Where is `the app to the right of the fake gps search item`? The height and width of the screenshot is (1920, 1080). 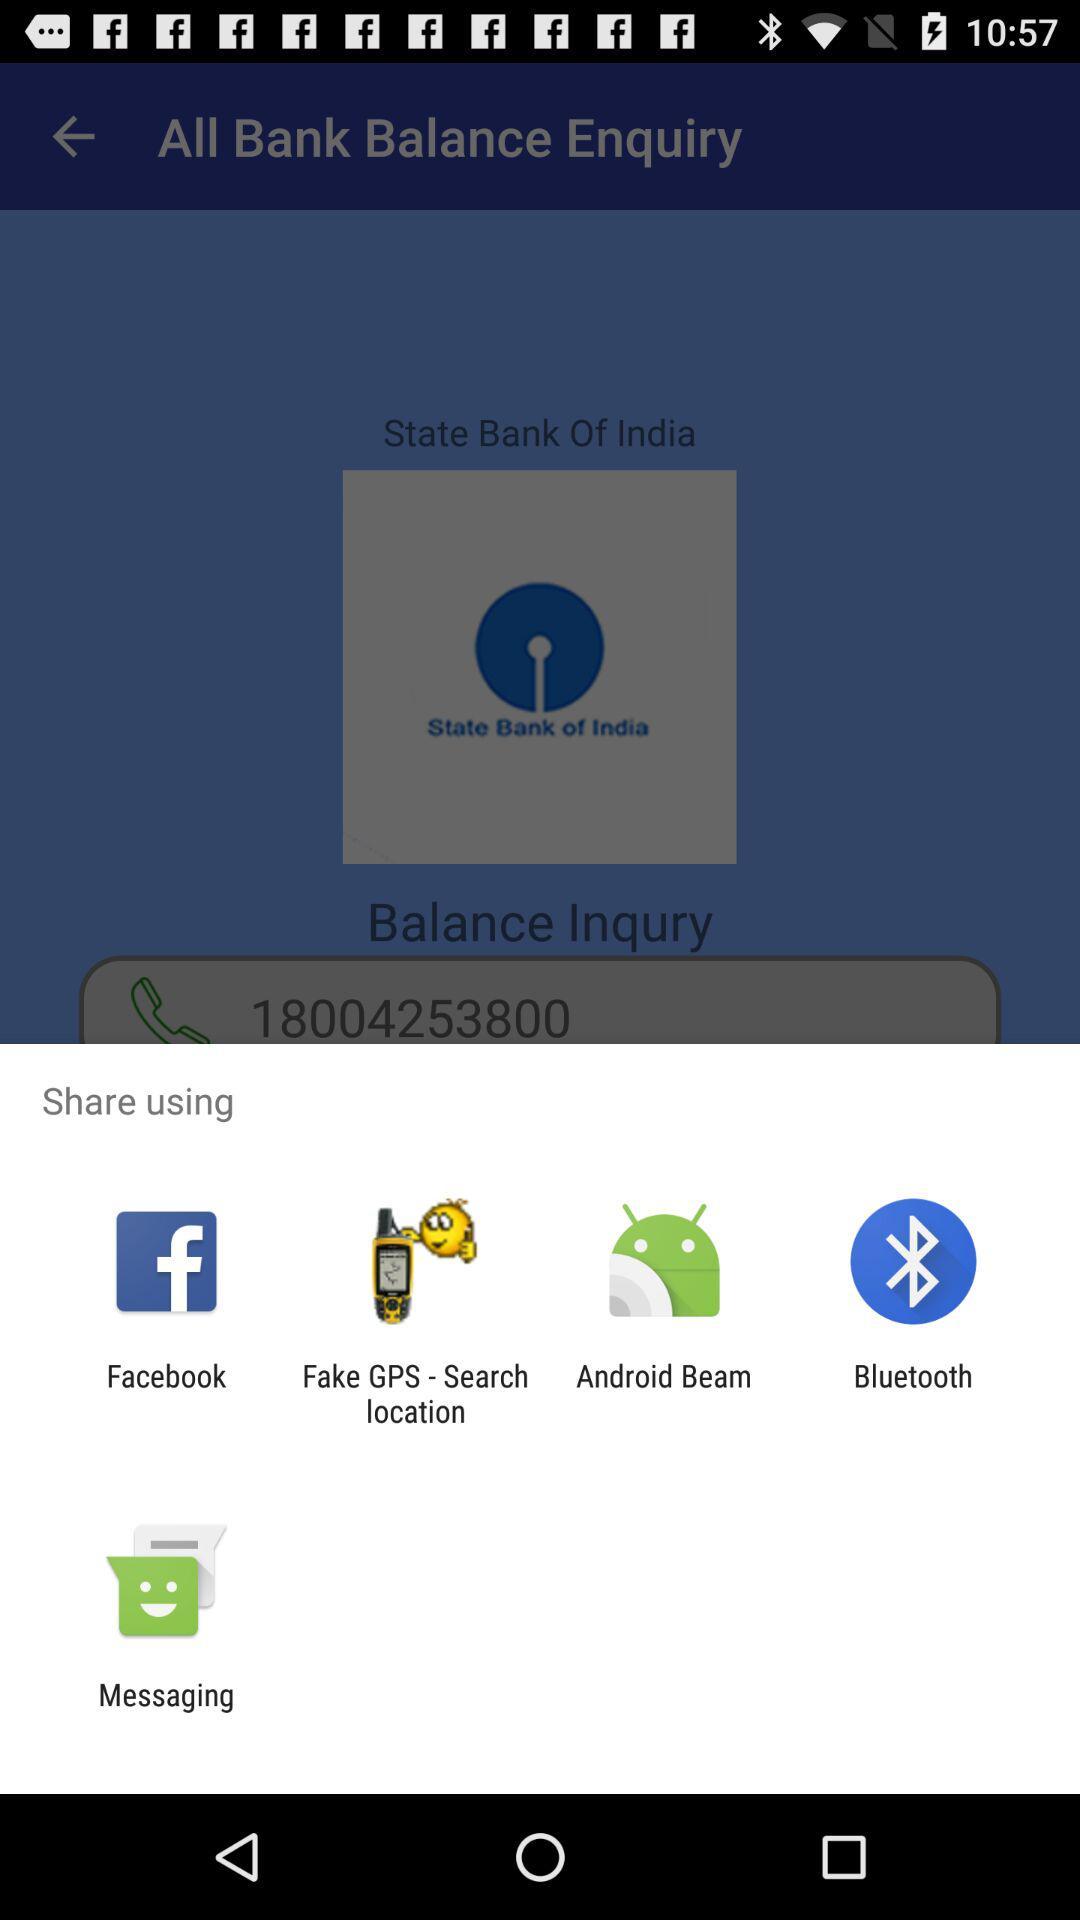
the app to the right of the fake gps search item is located at coordinates (664, 1392).